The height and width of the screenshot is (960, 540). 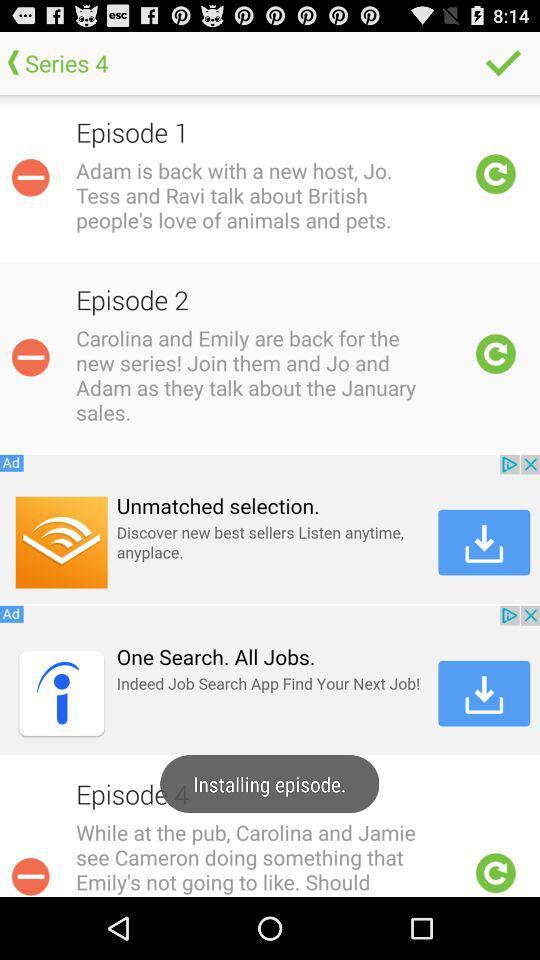 What do you see at coordinates (29, 357) in the screenshot?
I see `remove episode` at bounding box center [29, 357].